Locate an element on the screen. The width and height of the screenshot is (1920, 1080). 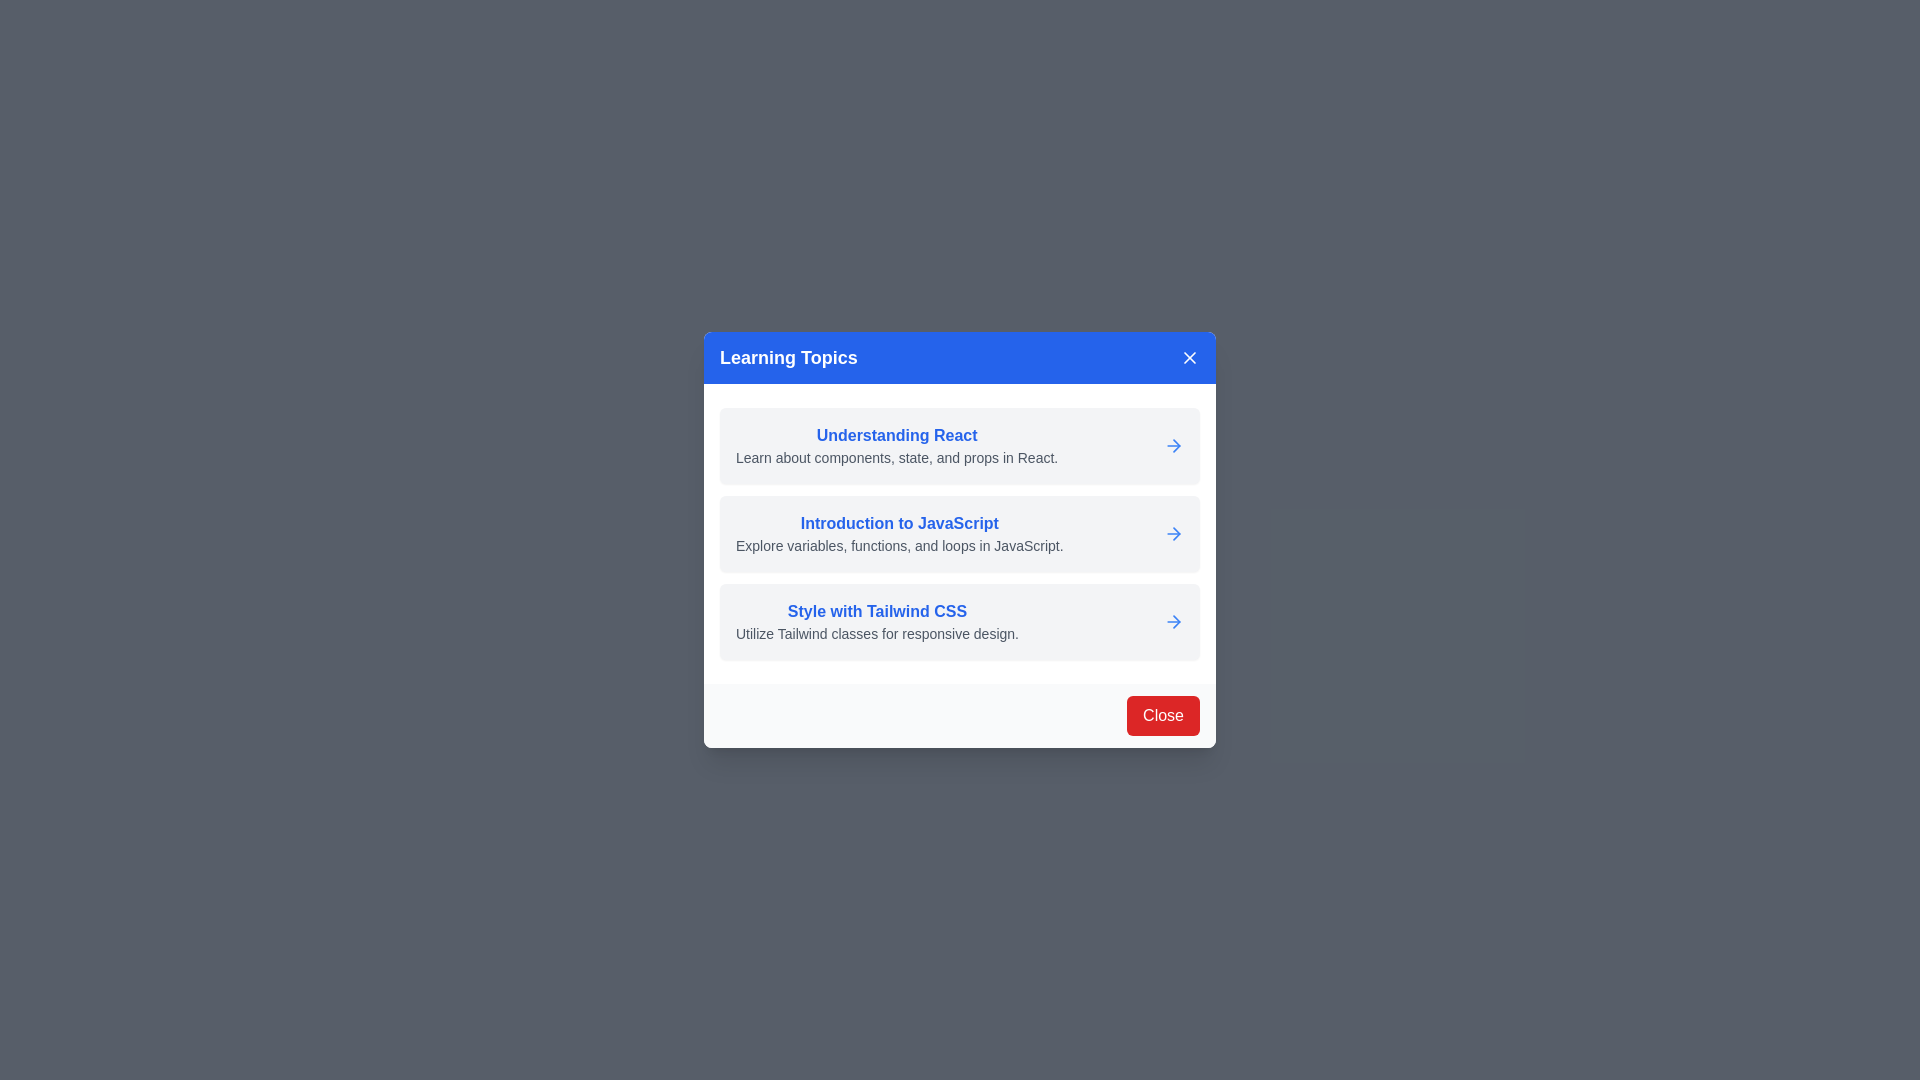
the close button icon located at the upper-right corner of the 'Learning Topics' card to trigger the tooltip is located at coordinates (1190, 357).